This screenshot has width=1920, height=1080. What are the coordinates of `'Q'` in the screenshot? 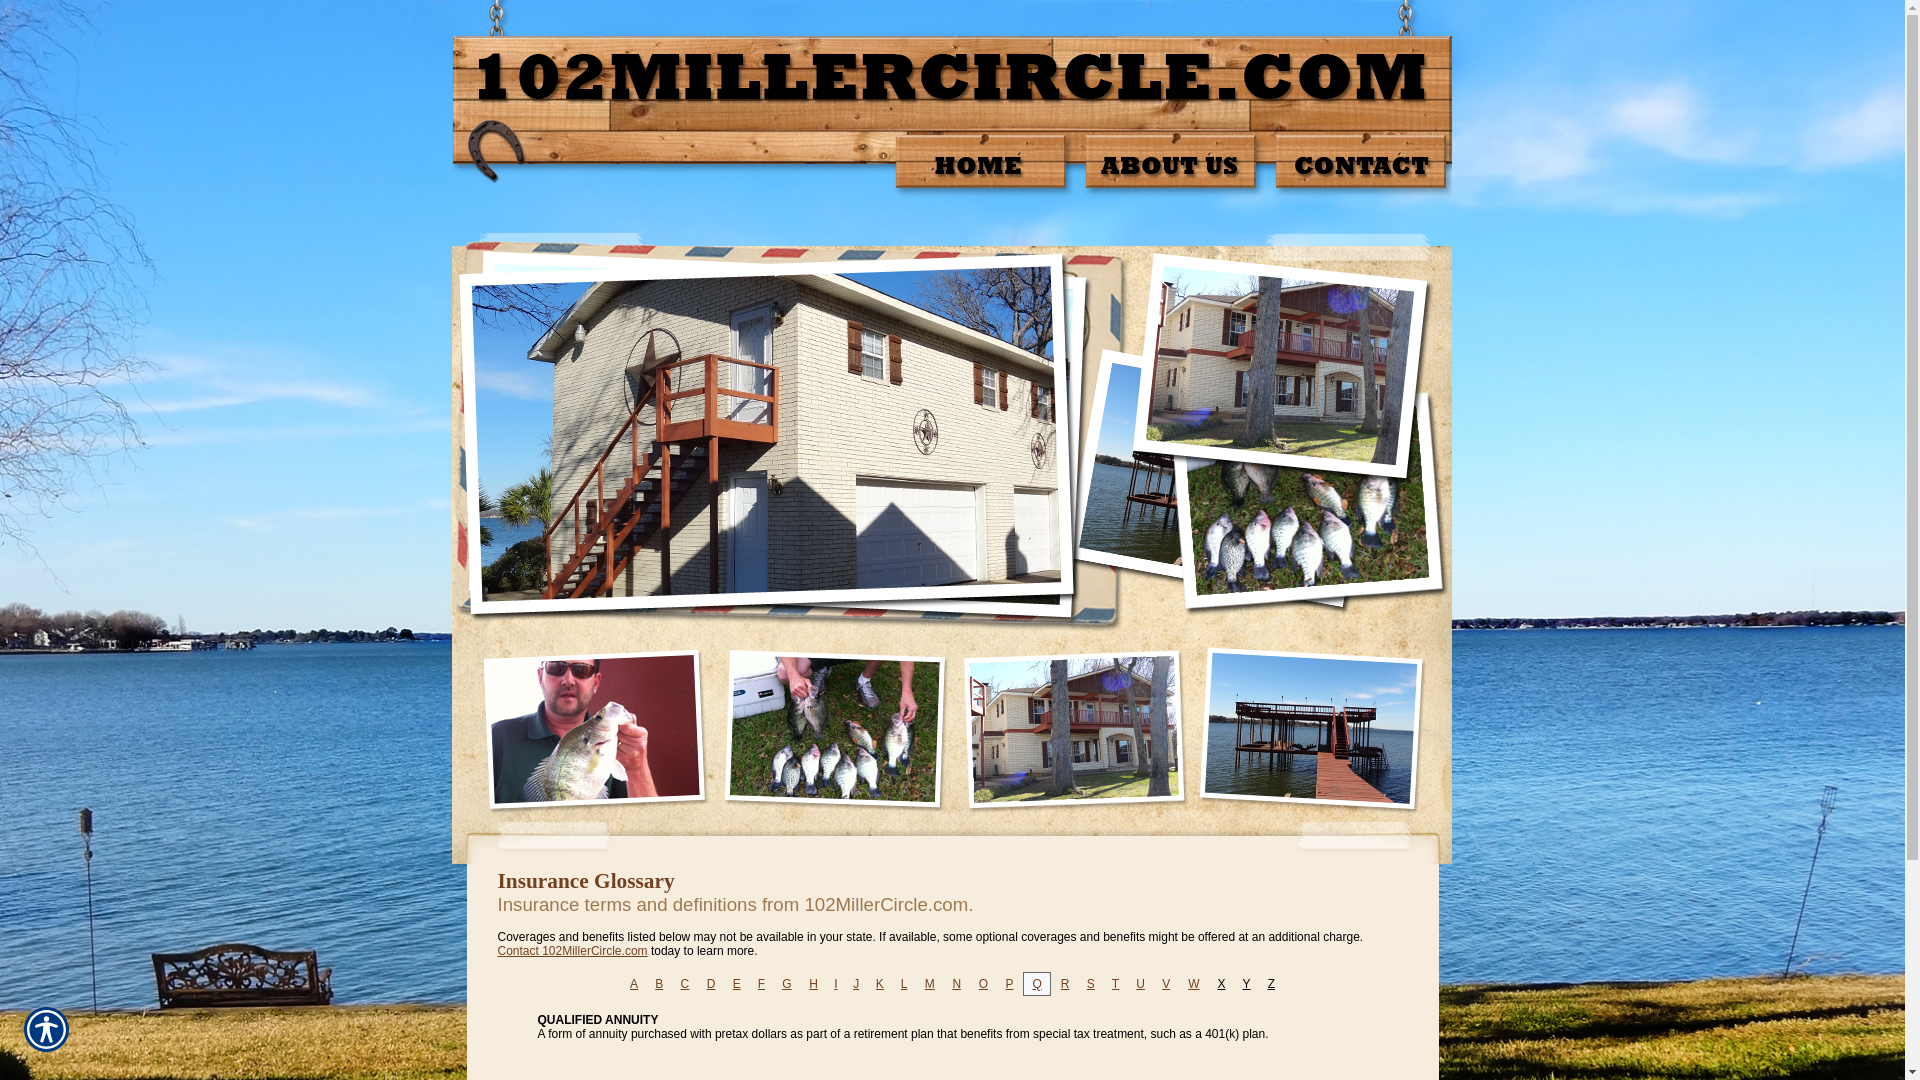 It's located at (1036, 982).